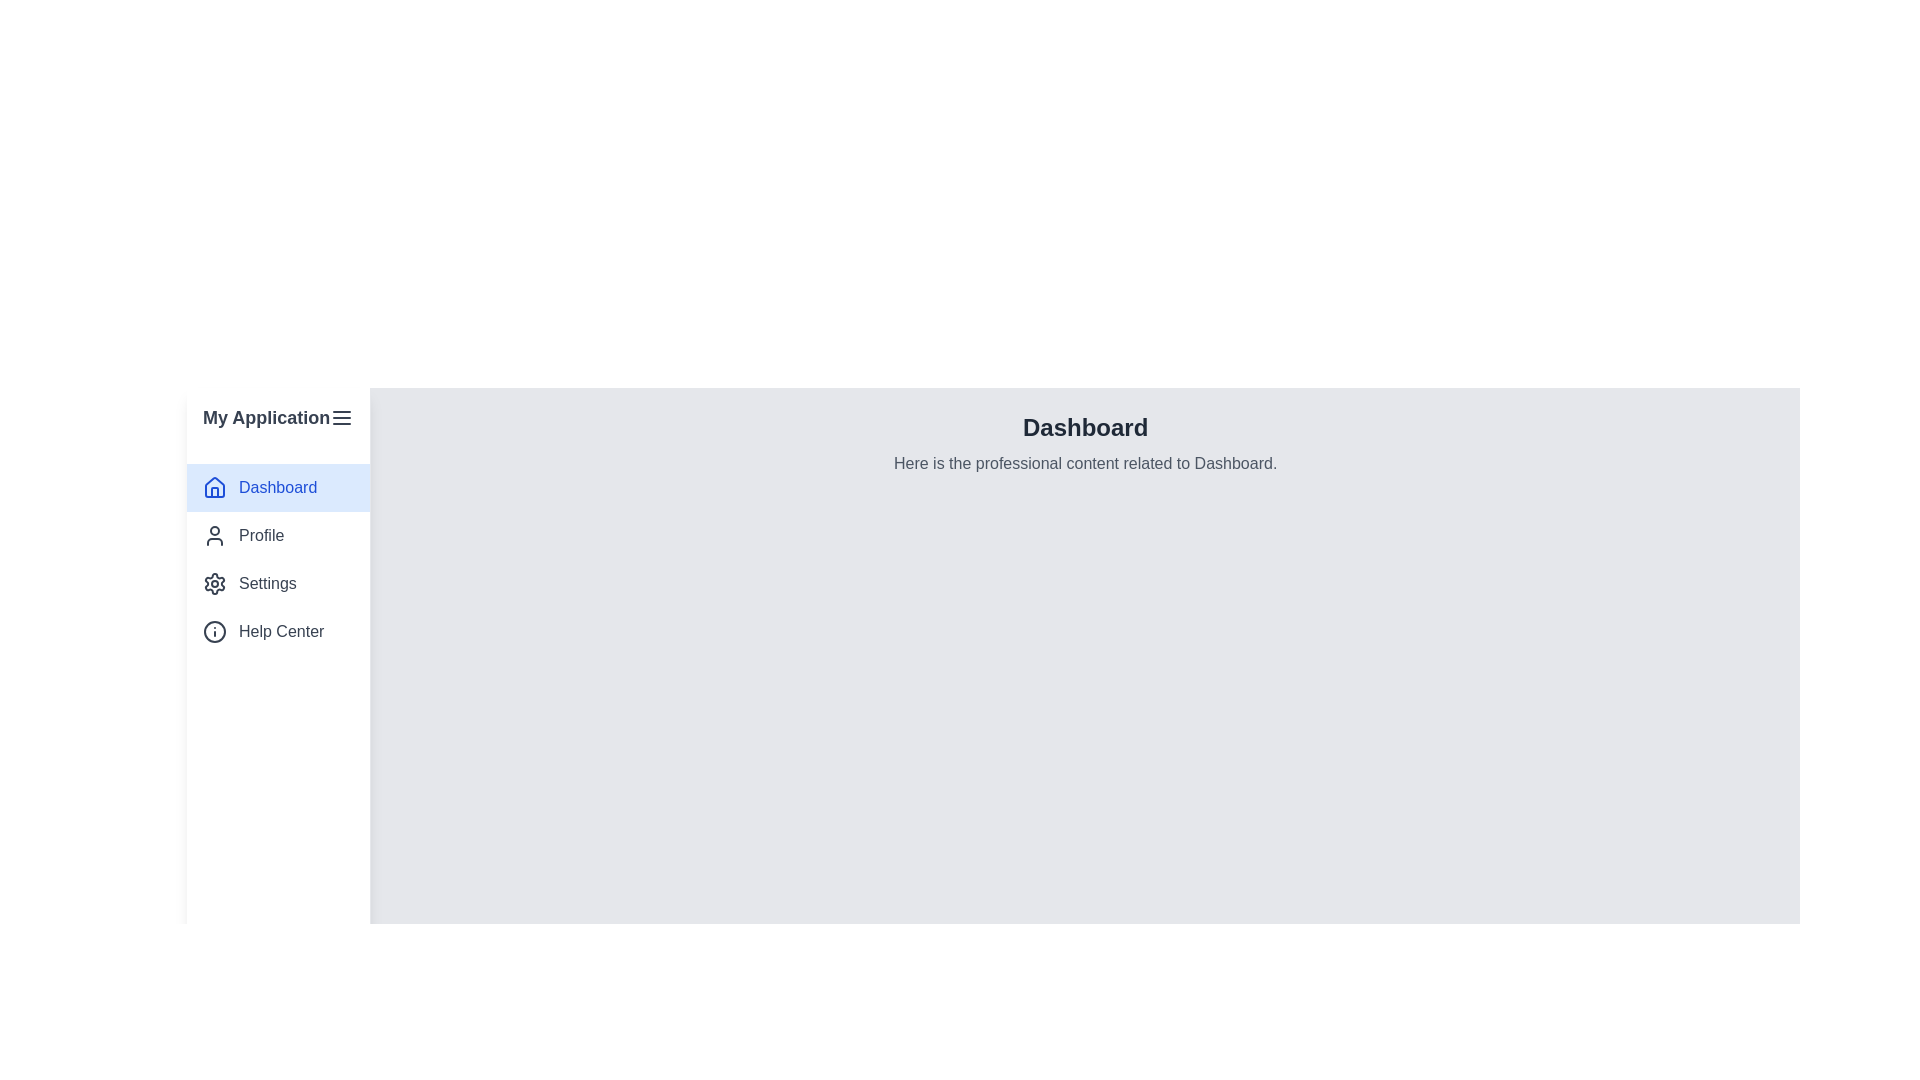 Image resolution: width=1920 pixels, height=1080 pixels. Describe the element at coordinates (277, 559) in the screenshot. I see `the 'Profile' item in the vertical navigation bar located in the sidebar of 'My Application' to potentially reveal additional information or tooltips` at that location.